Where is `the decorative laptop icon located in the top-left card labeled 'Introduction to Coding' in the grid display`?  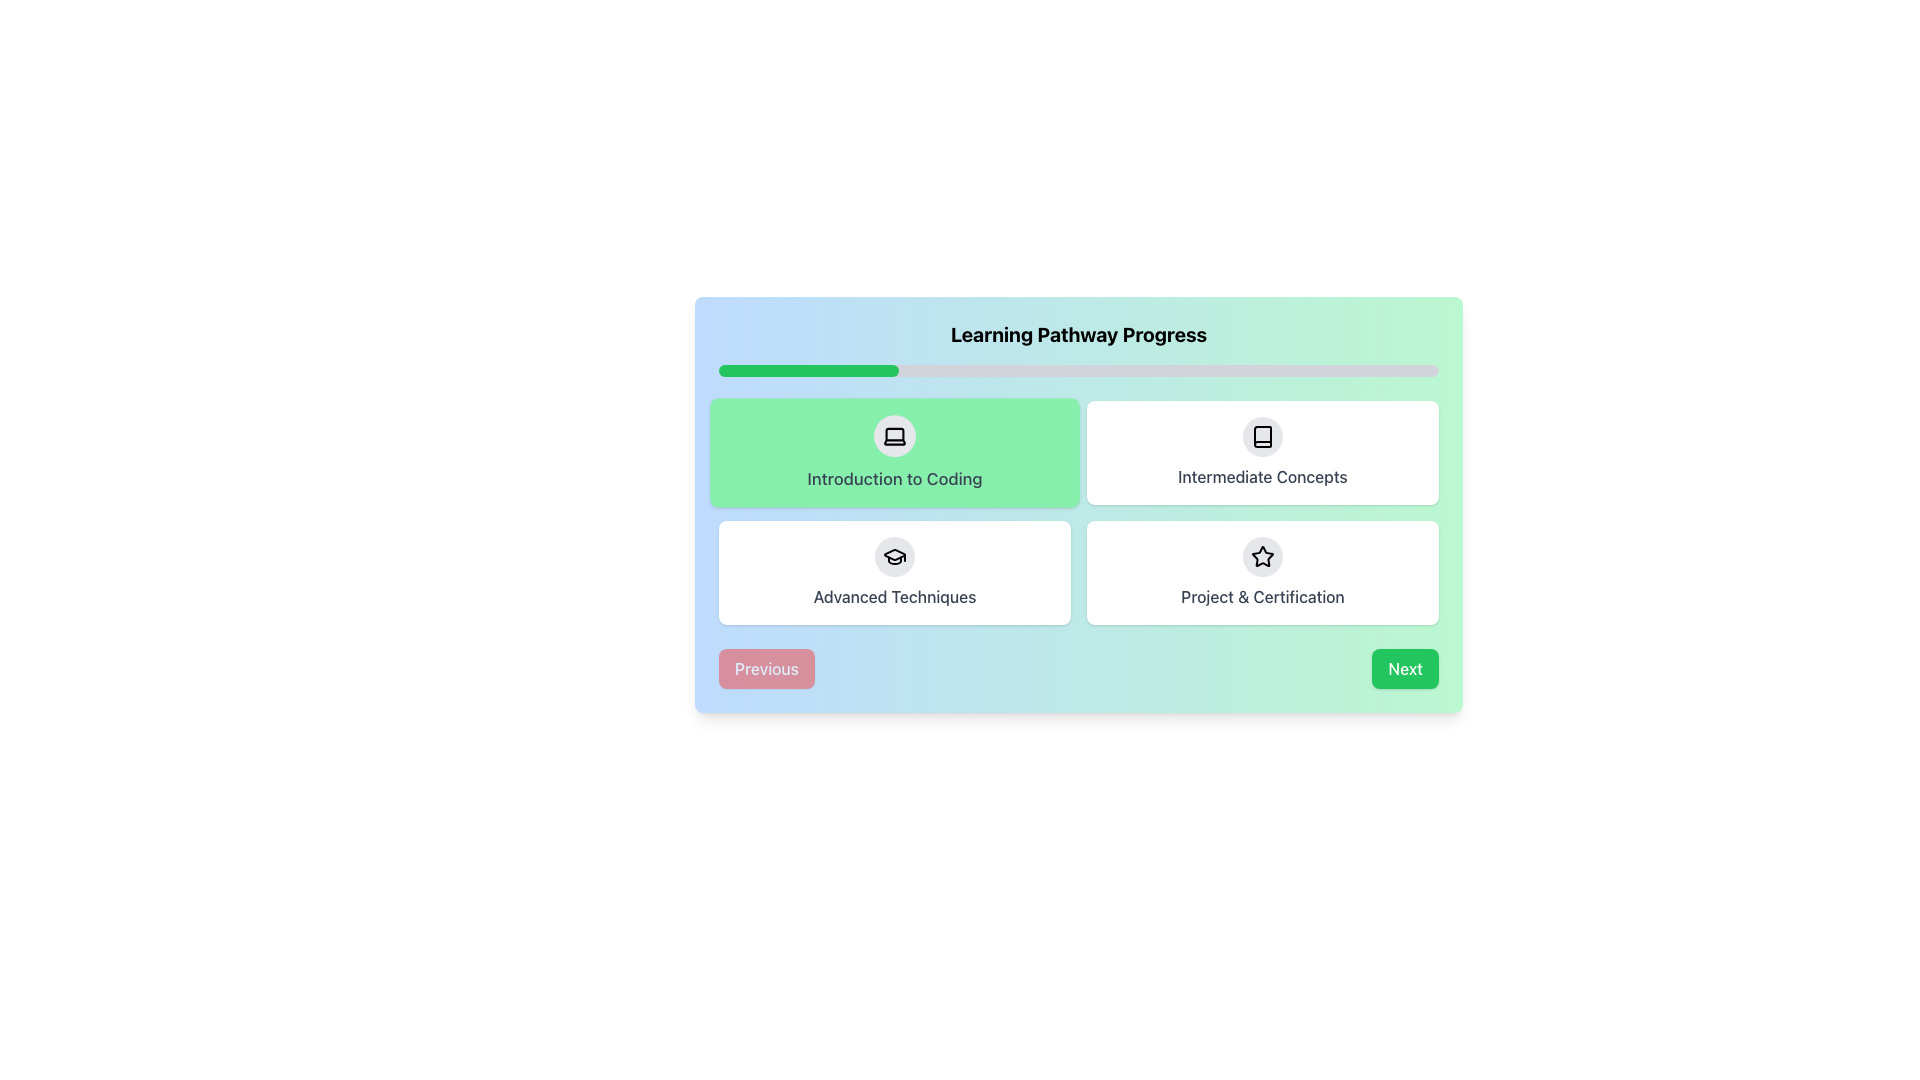
the decorative laptop icon located in the top-left card labeled 'Introduction to Coding' in the grid display is located at coordinates (893, 434).